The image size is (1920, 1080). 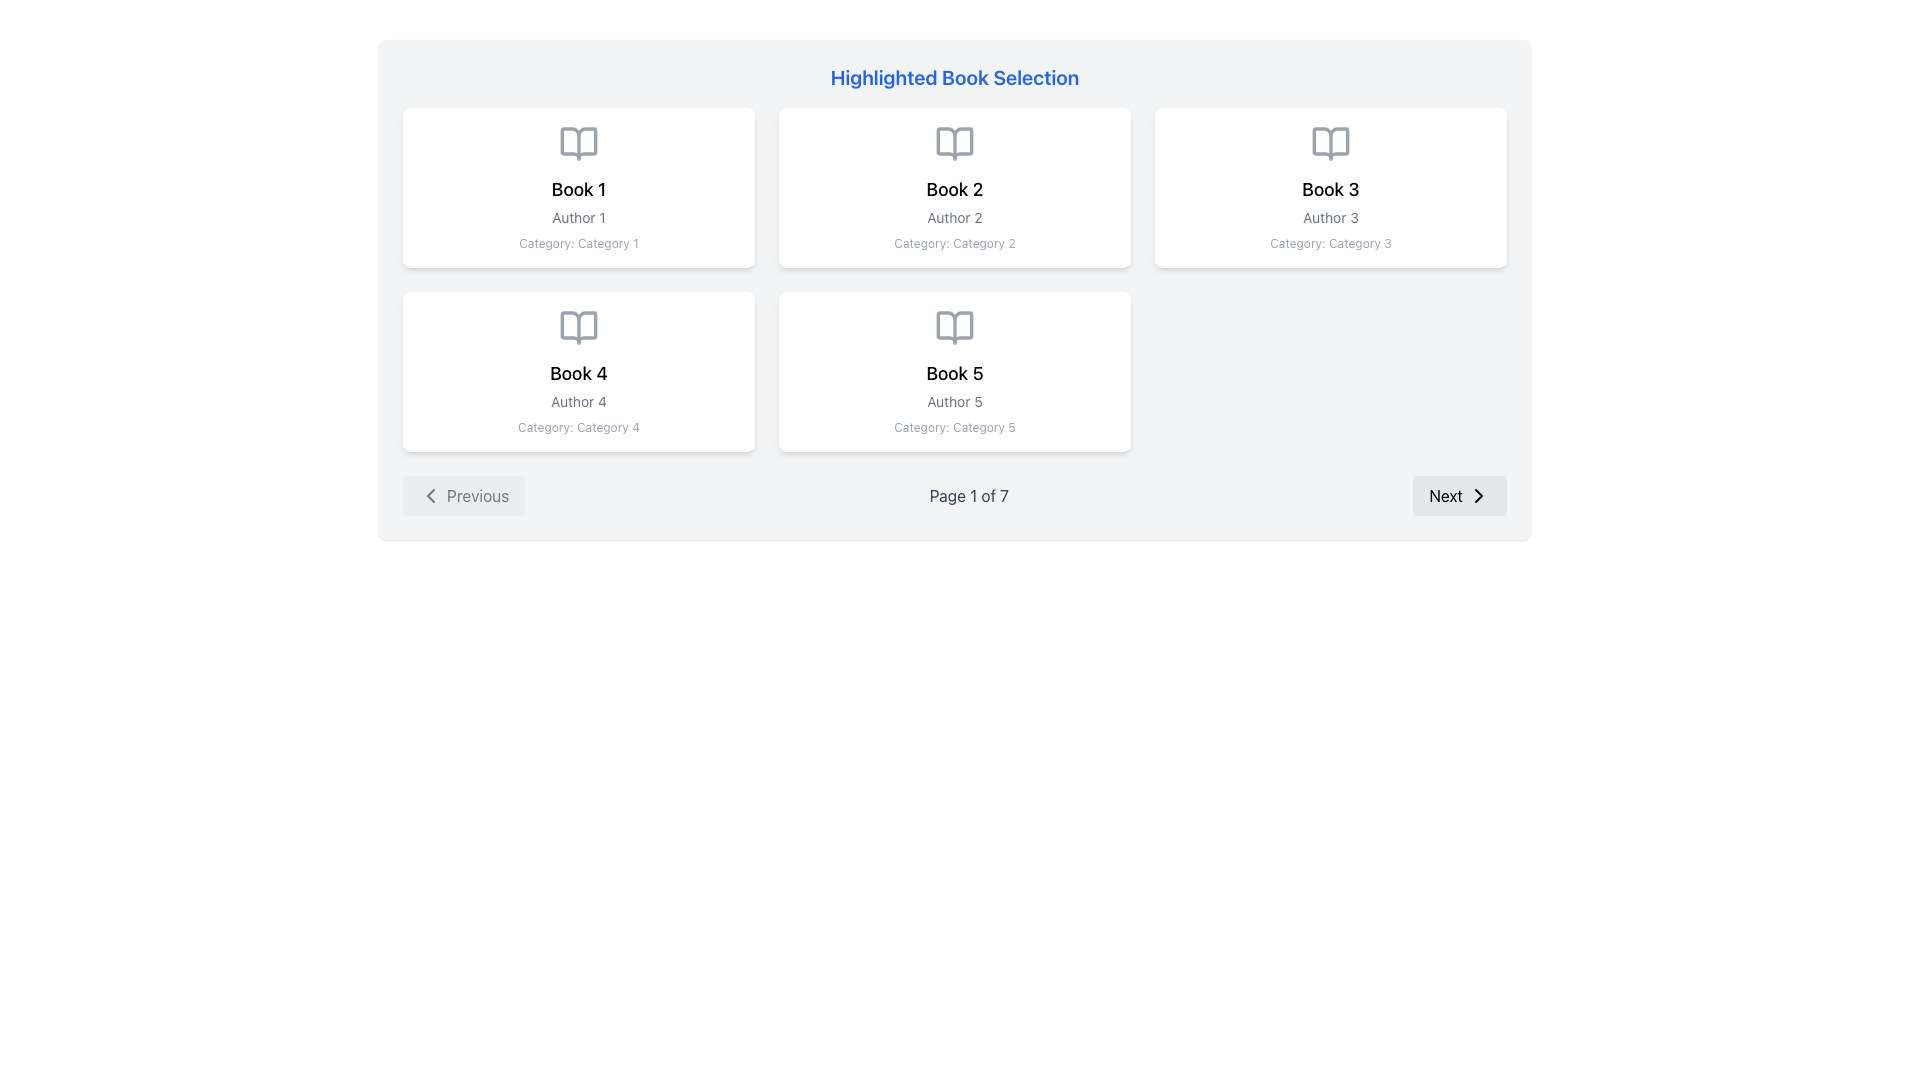 What do you see at coordinates (578, 142) in the screenshot?
I see `the book icon associated with the 'Book 1' card, located at the top left of the grid section` at bounding box center [578, 142].